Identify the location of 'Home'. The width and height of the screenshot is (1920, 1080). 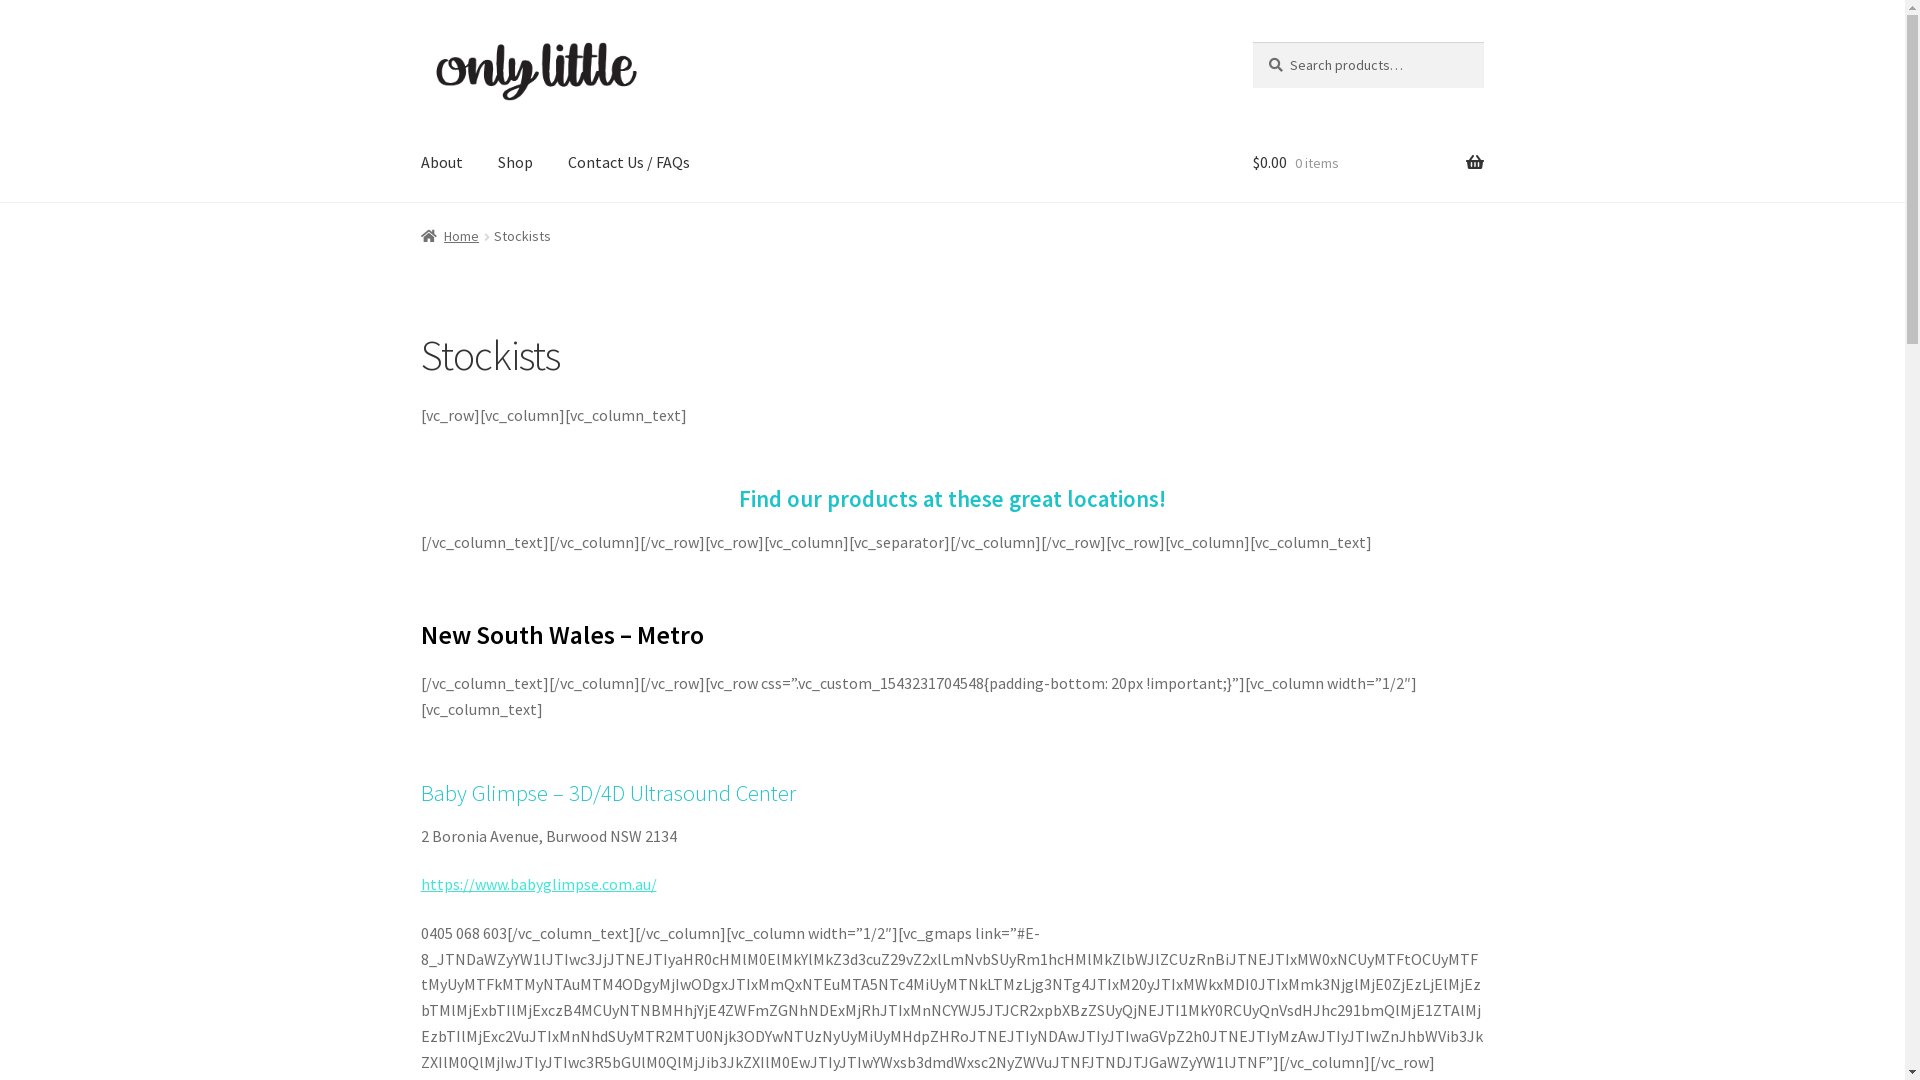
(449, 234).